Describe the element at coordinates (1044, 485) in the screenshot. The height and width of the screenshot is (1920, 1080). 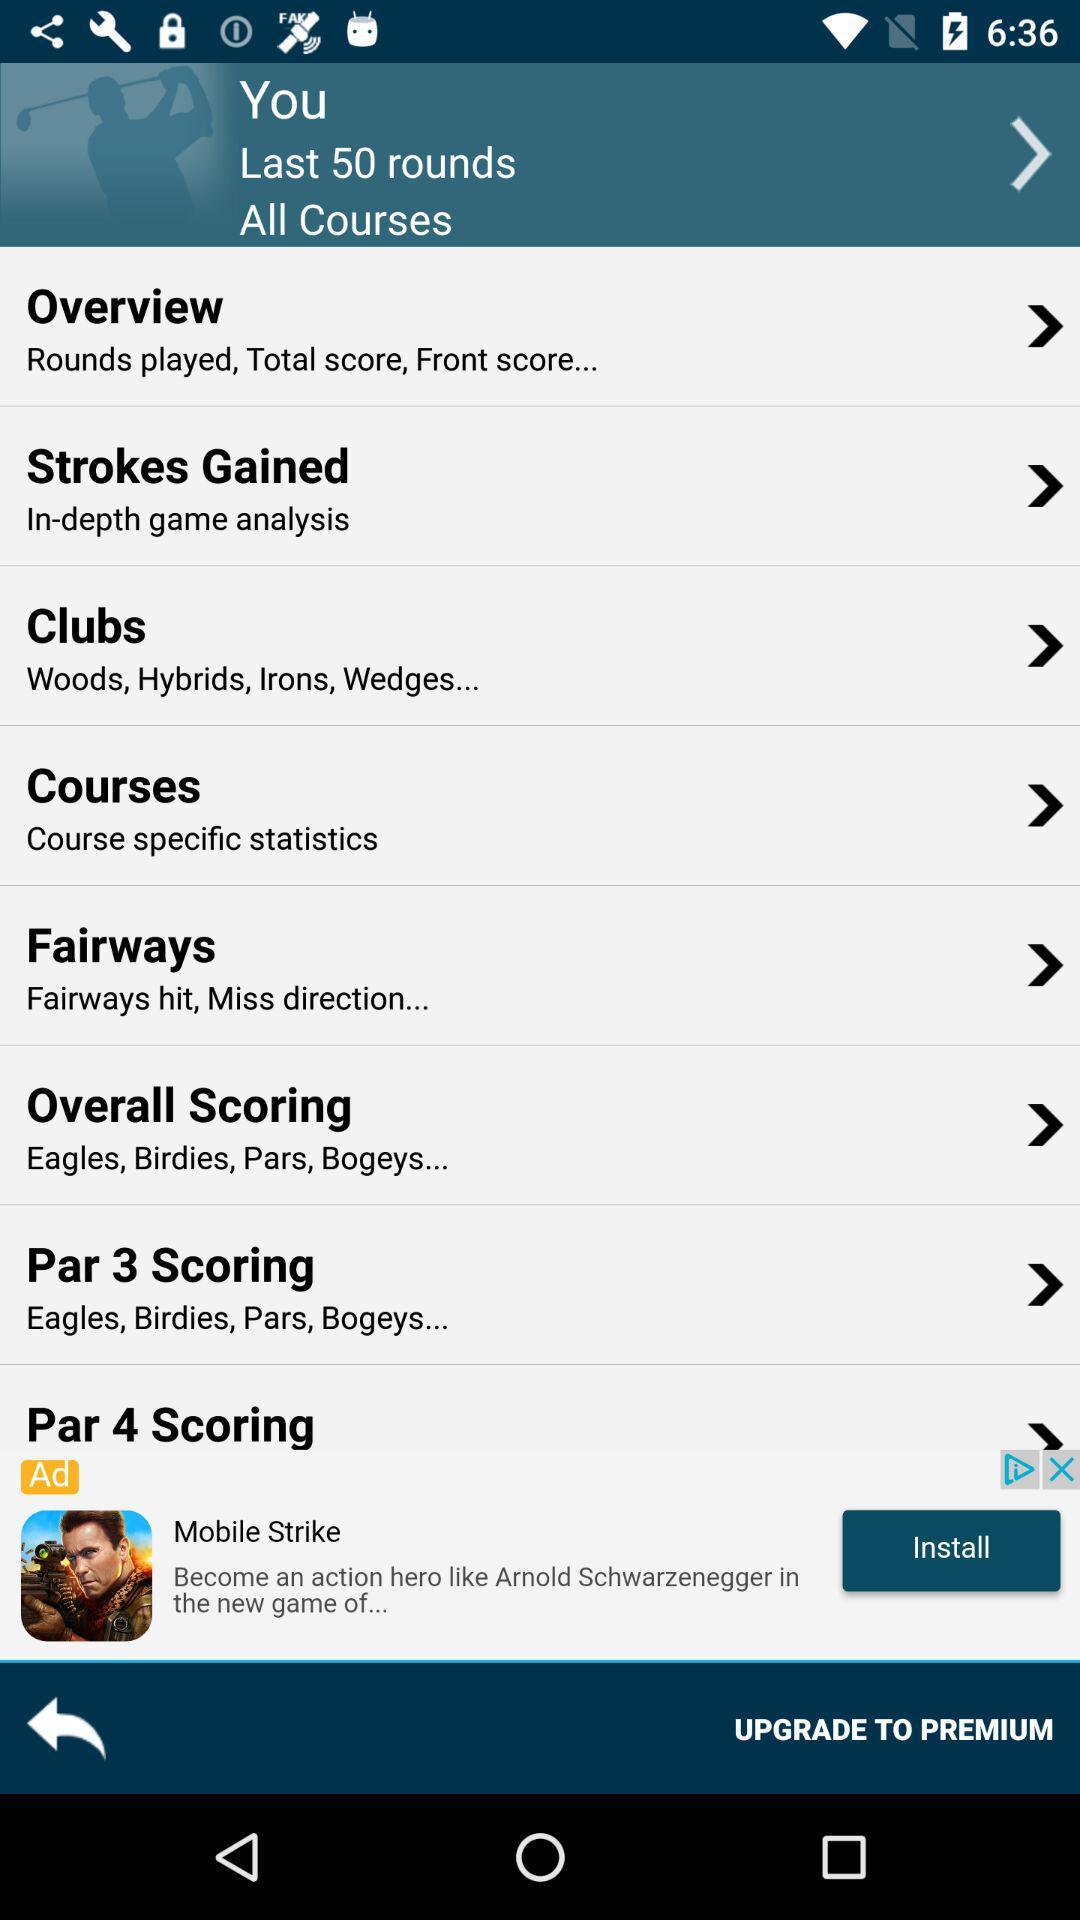
I see `right strokes gained` at that location.